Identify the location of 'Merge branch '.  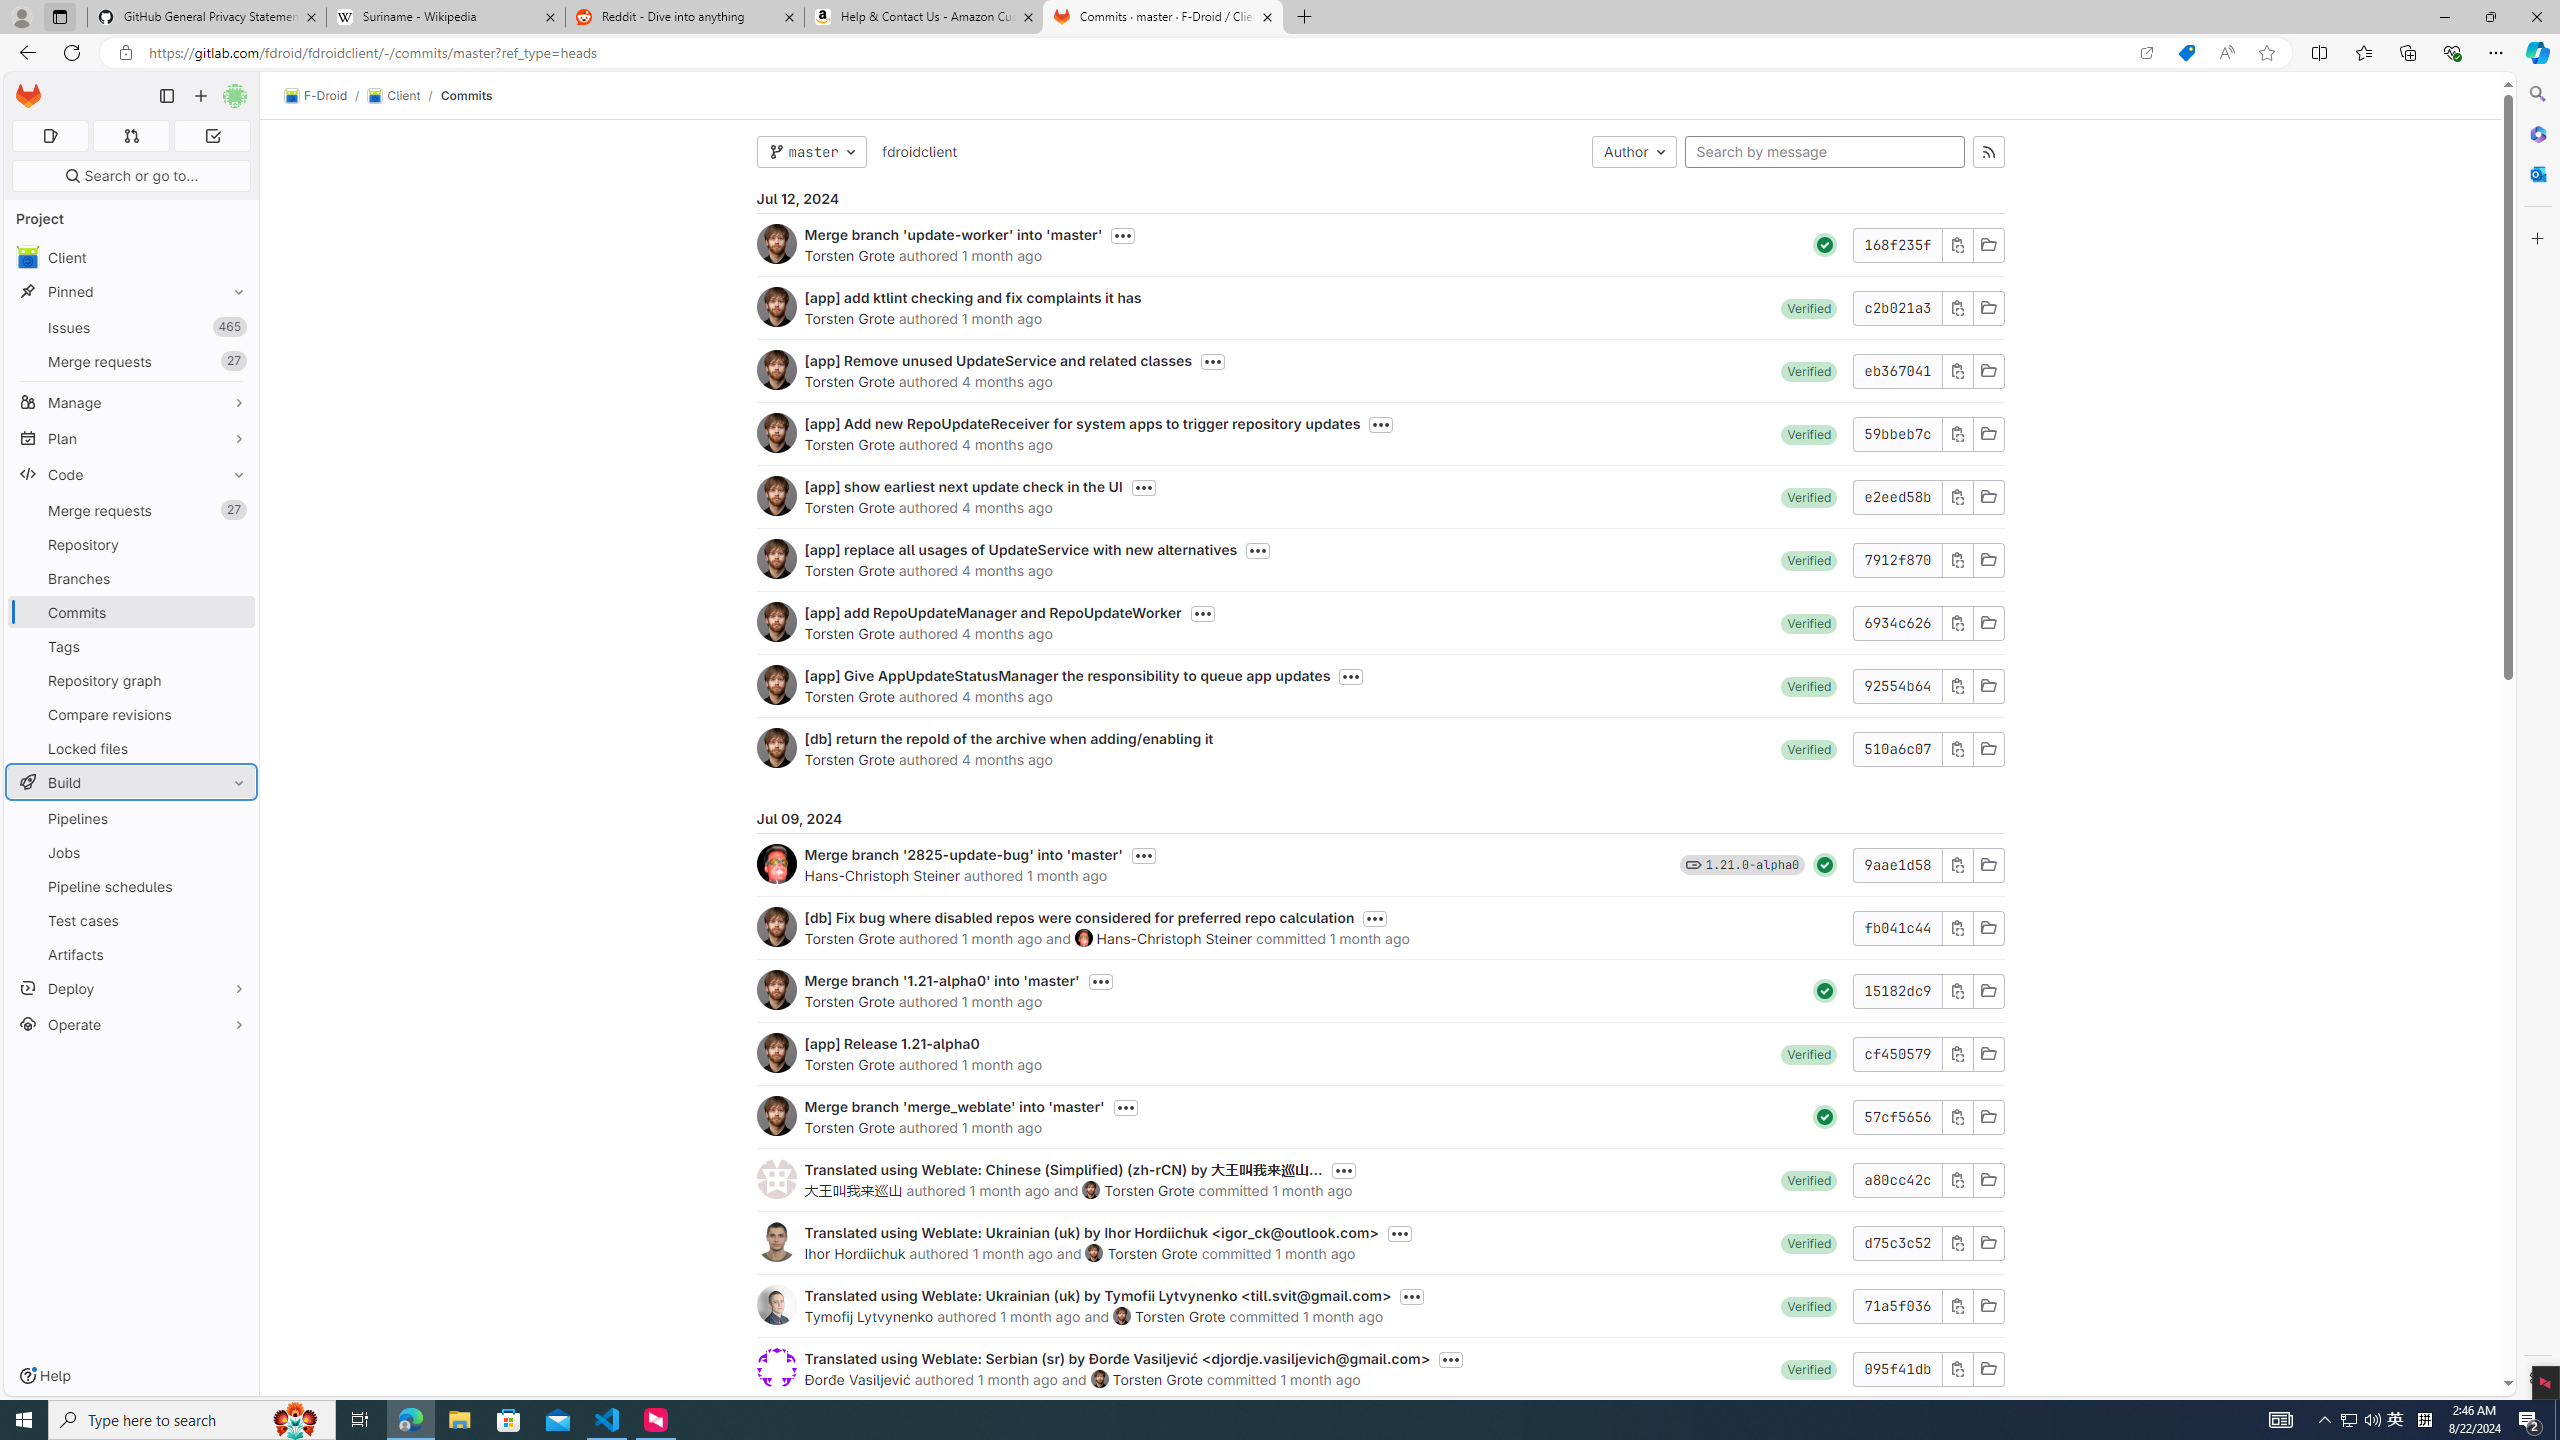
(953, 233).